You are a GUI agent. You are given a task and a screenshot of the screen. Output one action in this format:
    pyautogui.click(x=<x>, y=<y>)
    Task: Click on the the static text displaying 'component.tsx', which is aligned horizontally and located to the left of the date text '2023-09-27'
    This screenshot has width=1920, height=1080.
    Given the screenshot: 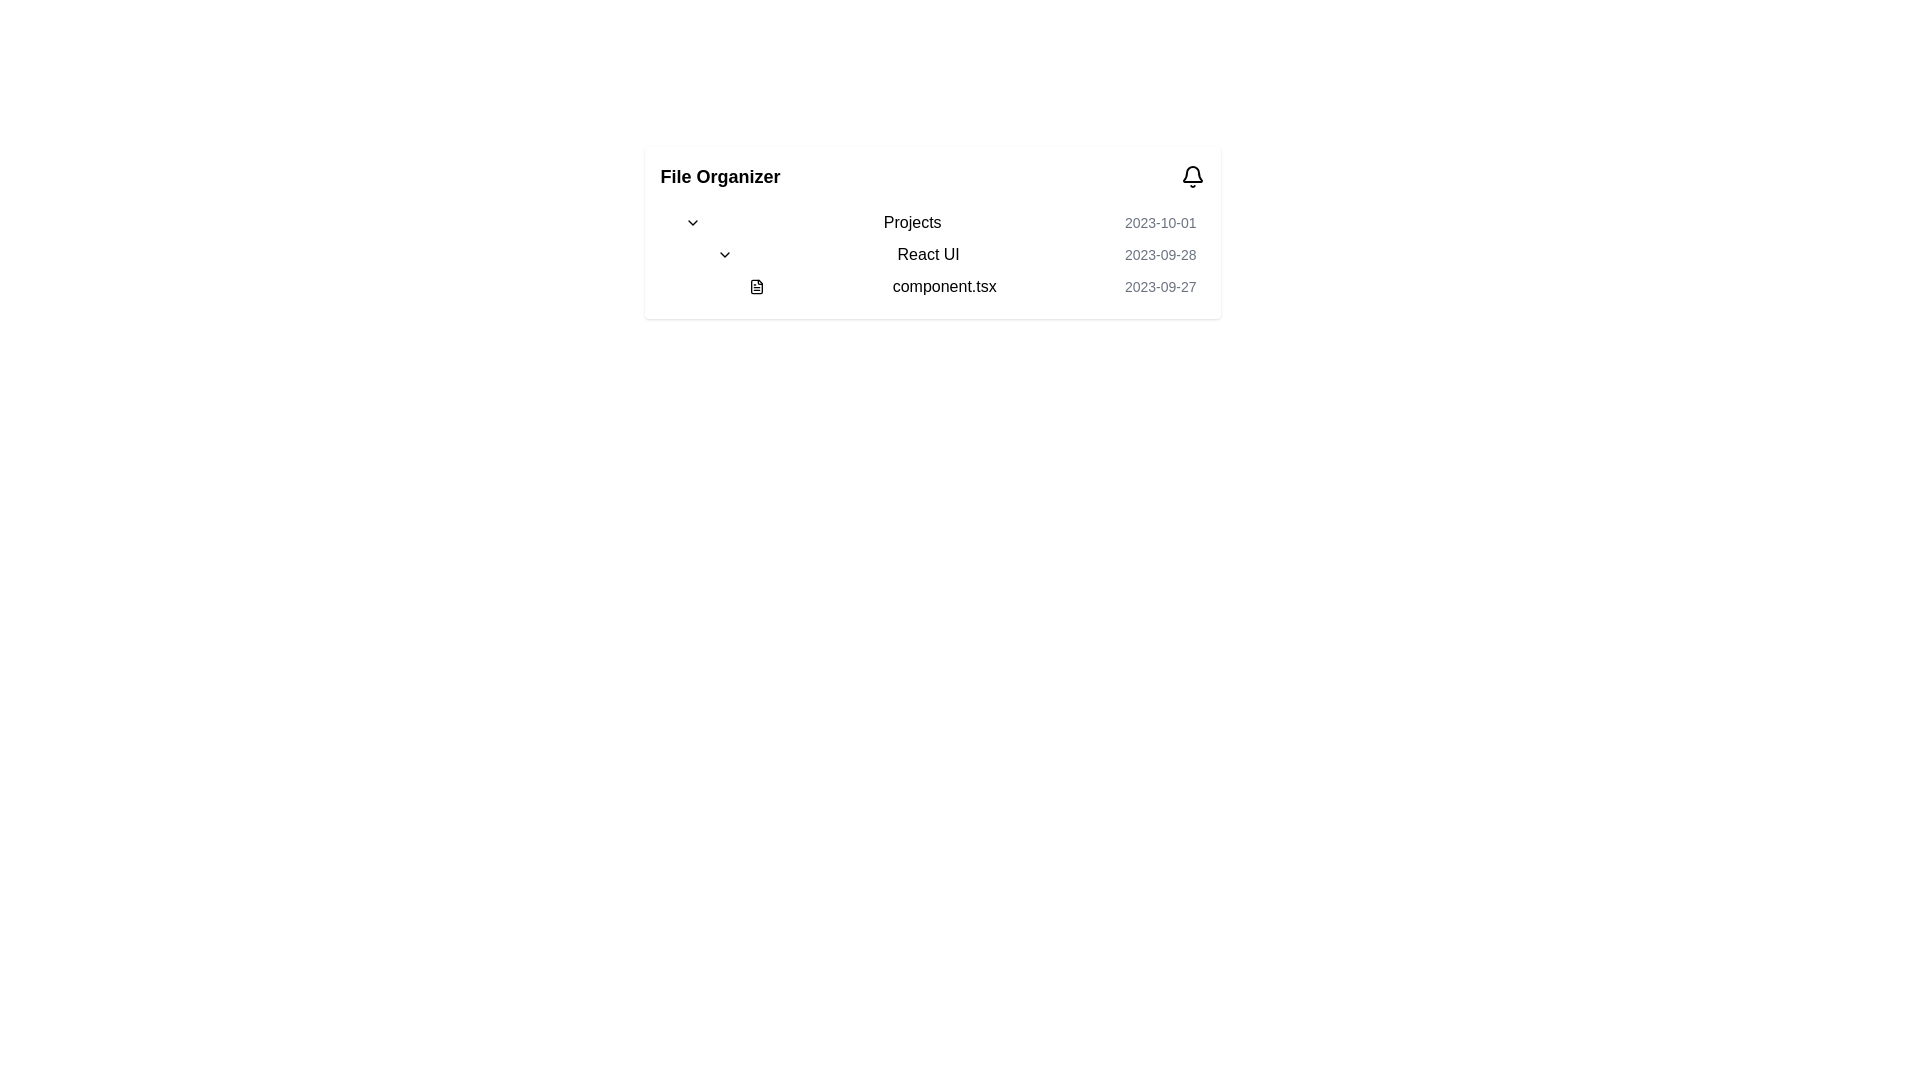 What is the action you would take?
    pyautogui.click(x=943, y=286)
    